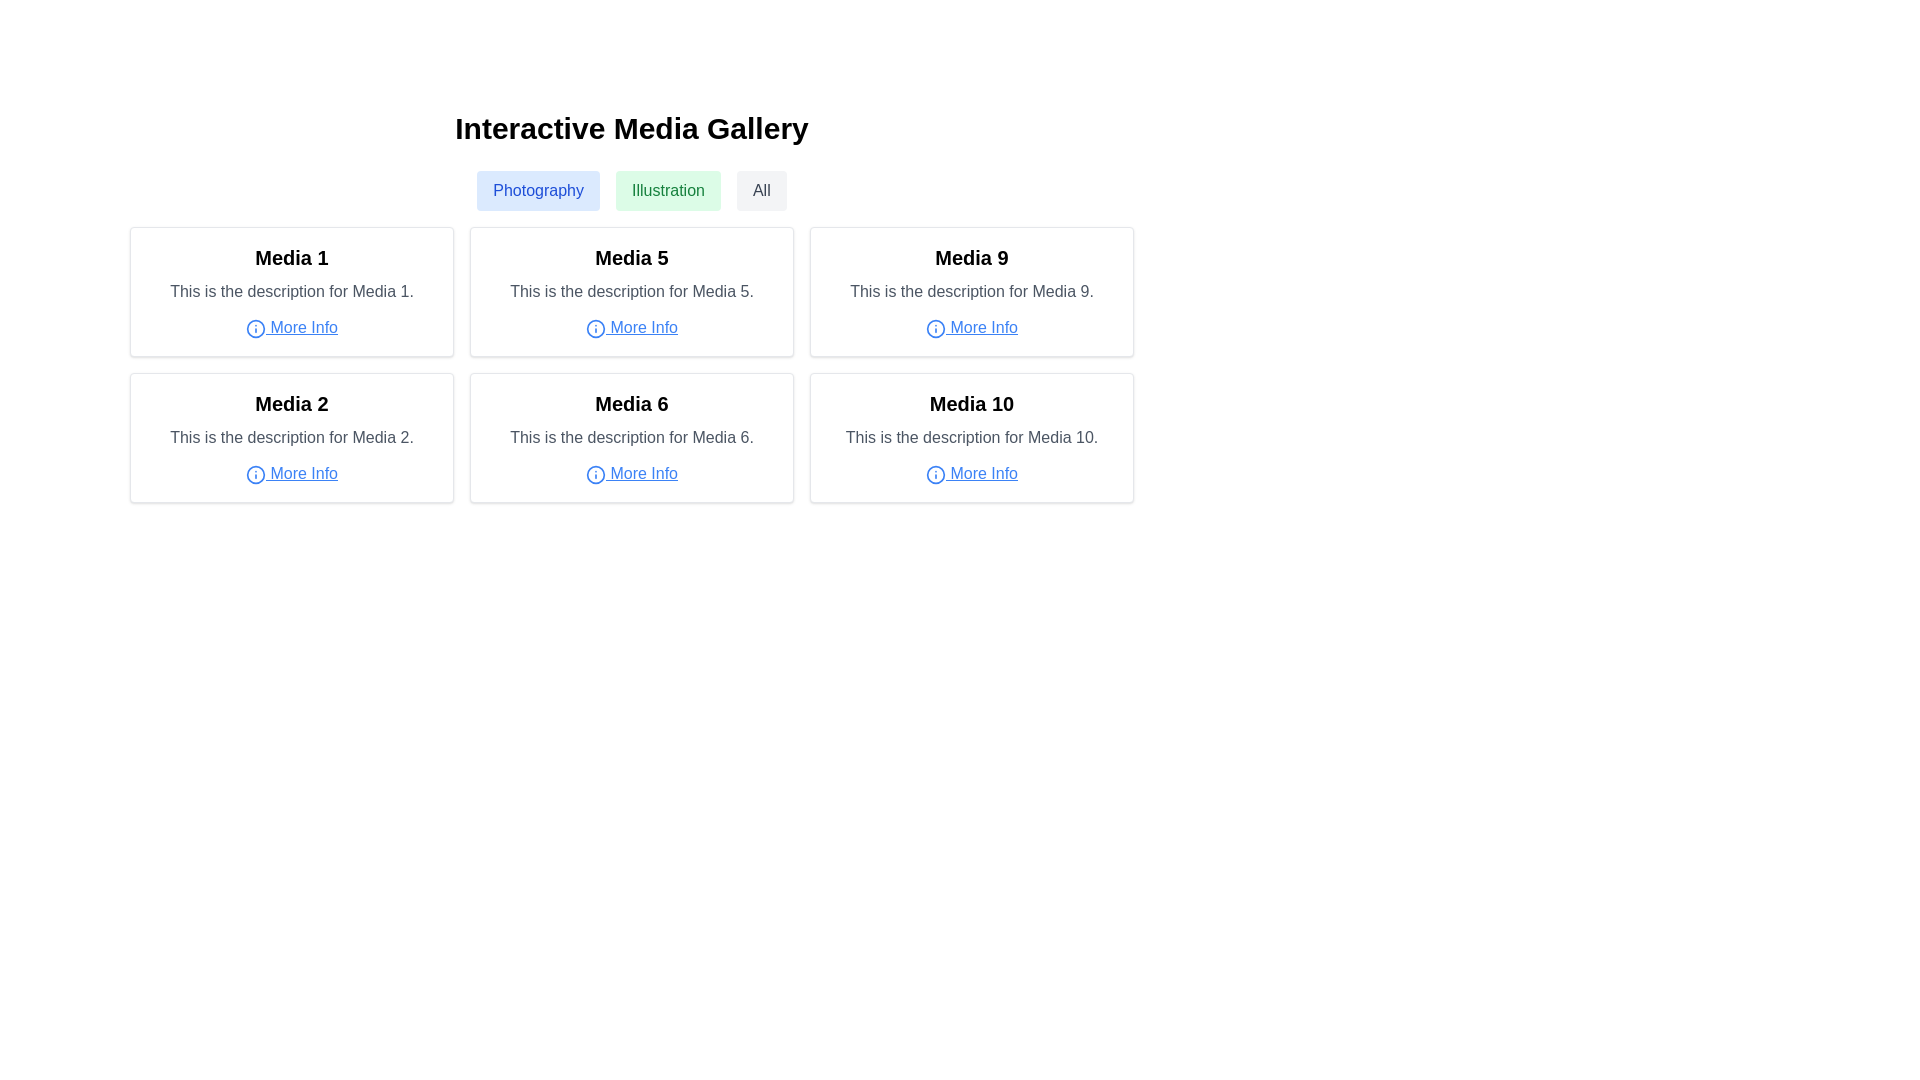 The width and height of the screenshot is (1920, 1080). What do you see at coordinates (594, 474) in the screenshot?
I see `the 'More Info' icon located in the 'Media 6' content box` at bounding box center [594, 474].